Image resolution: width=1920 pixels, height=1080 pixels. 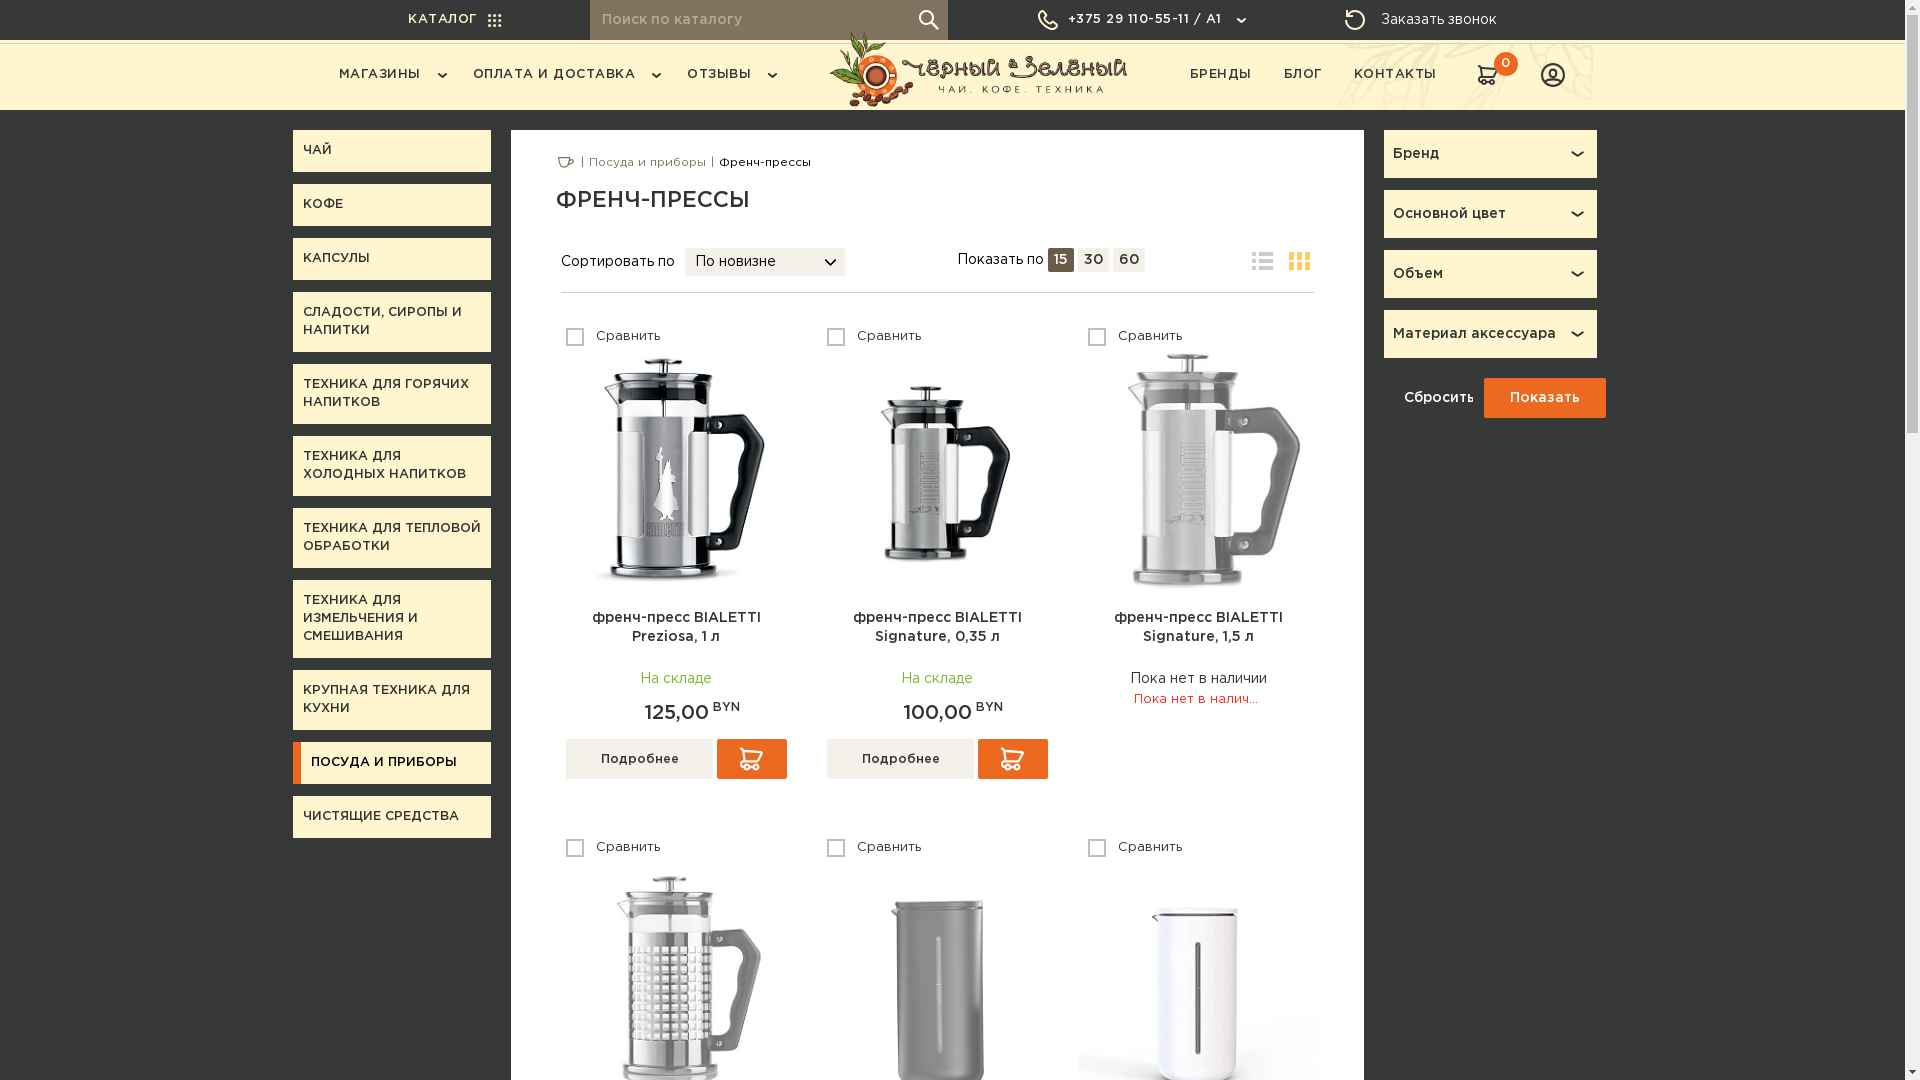 What do you see at coordinates (1059, 258) in the screenshot?
I see `'15'` at bounding box center [1059, 258].